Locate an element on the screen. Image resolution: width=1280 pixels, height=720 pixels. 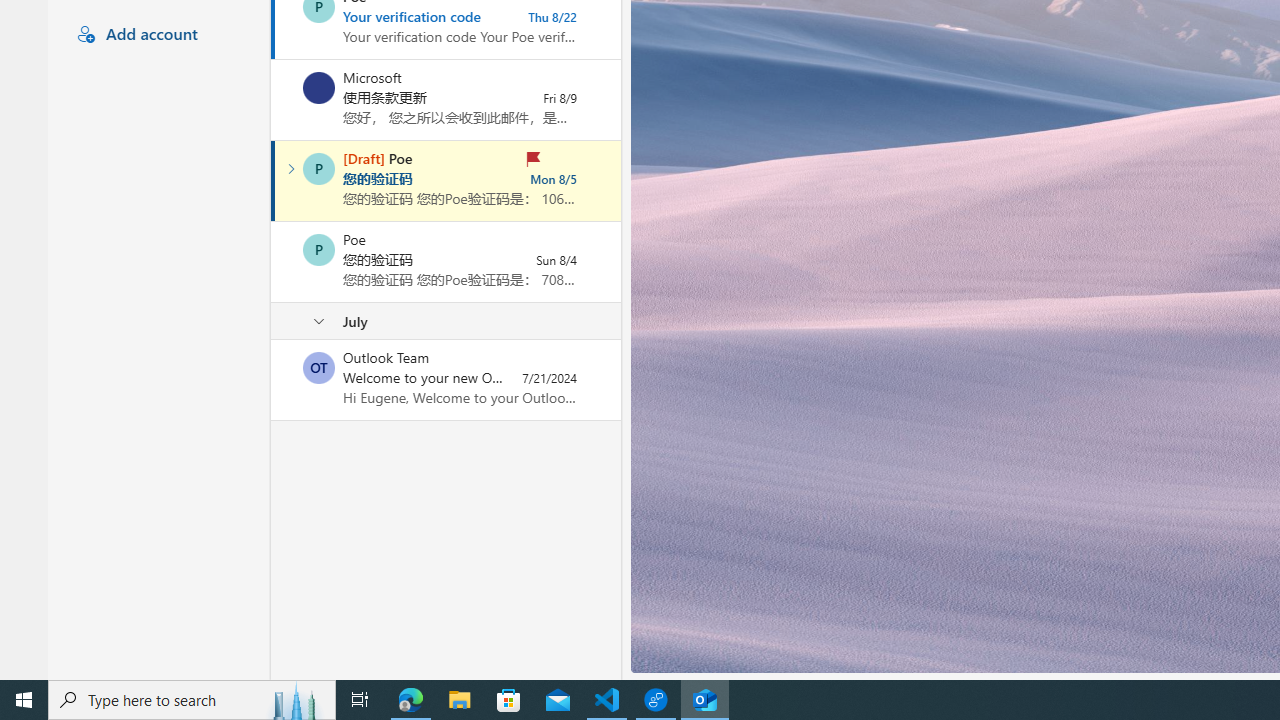
'Expand conversation' is located at coordinates (290, 167).